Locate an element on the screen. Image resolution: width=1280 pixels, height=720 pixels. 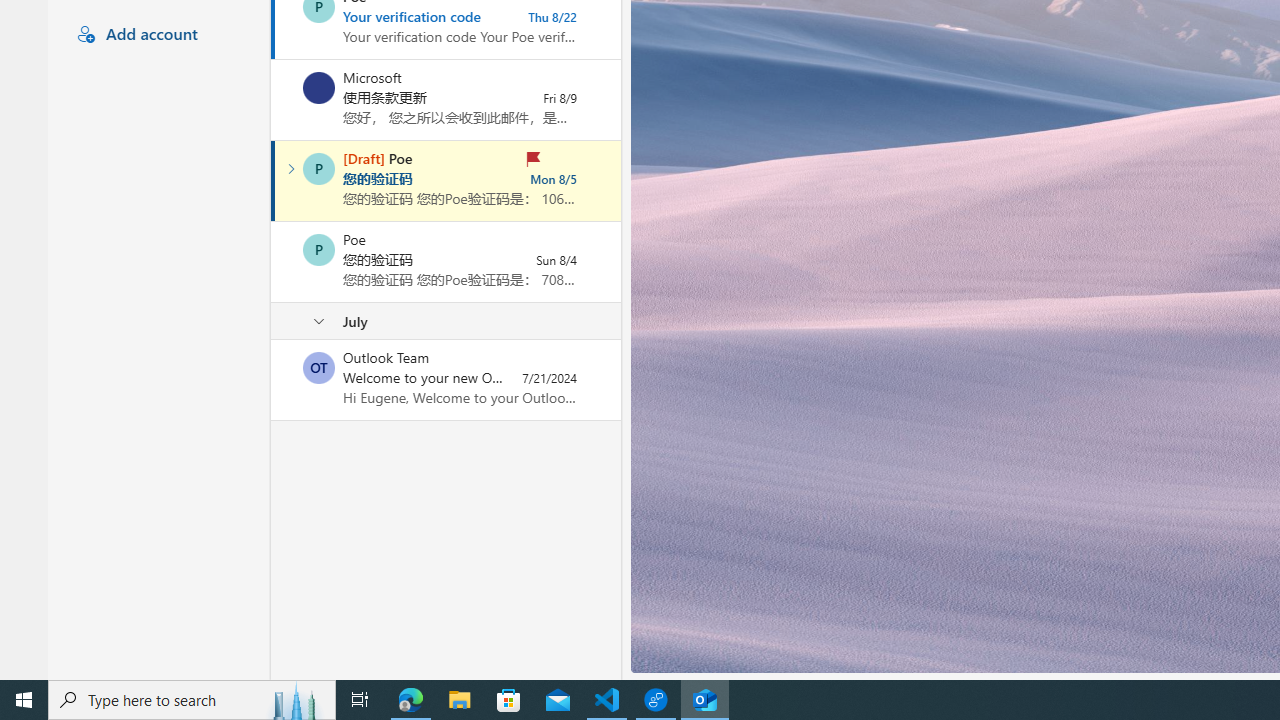
'Expand conversation' is located at coordinates (290, 167).